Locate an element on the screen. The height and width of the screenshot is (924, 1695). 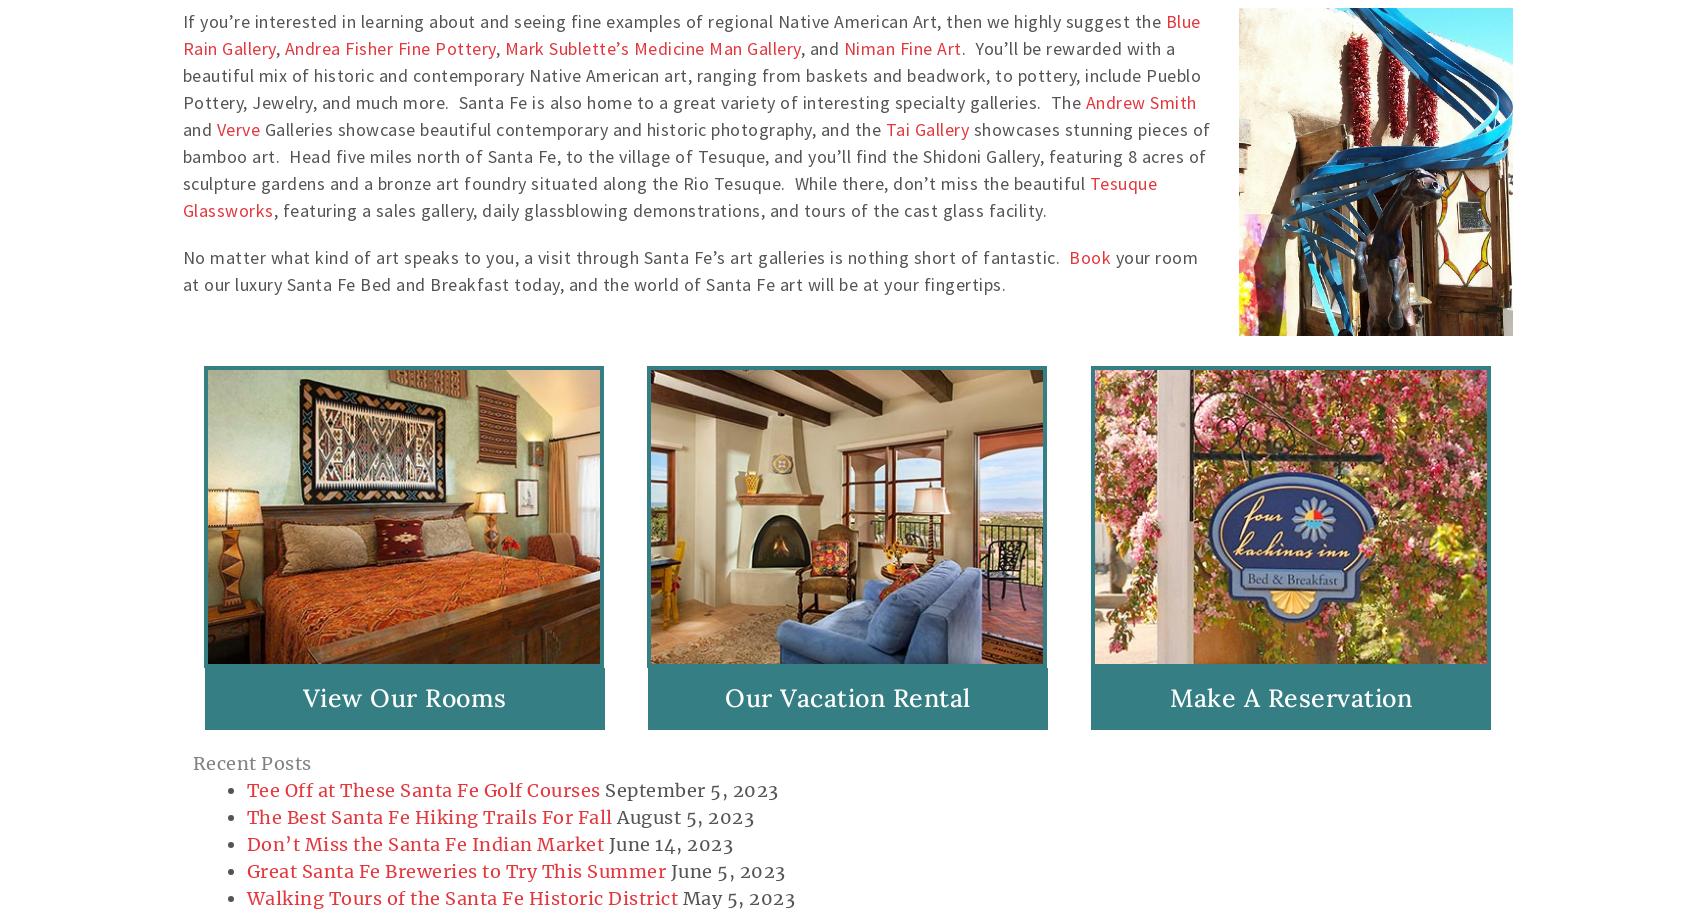
'Andrew Smith' is located at coordinates (1139, 101).